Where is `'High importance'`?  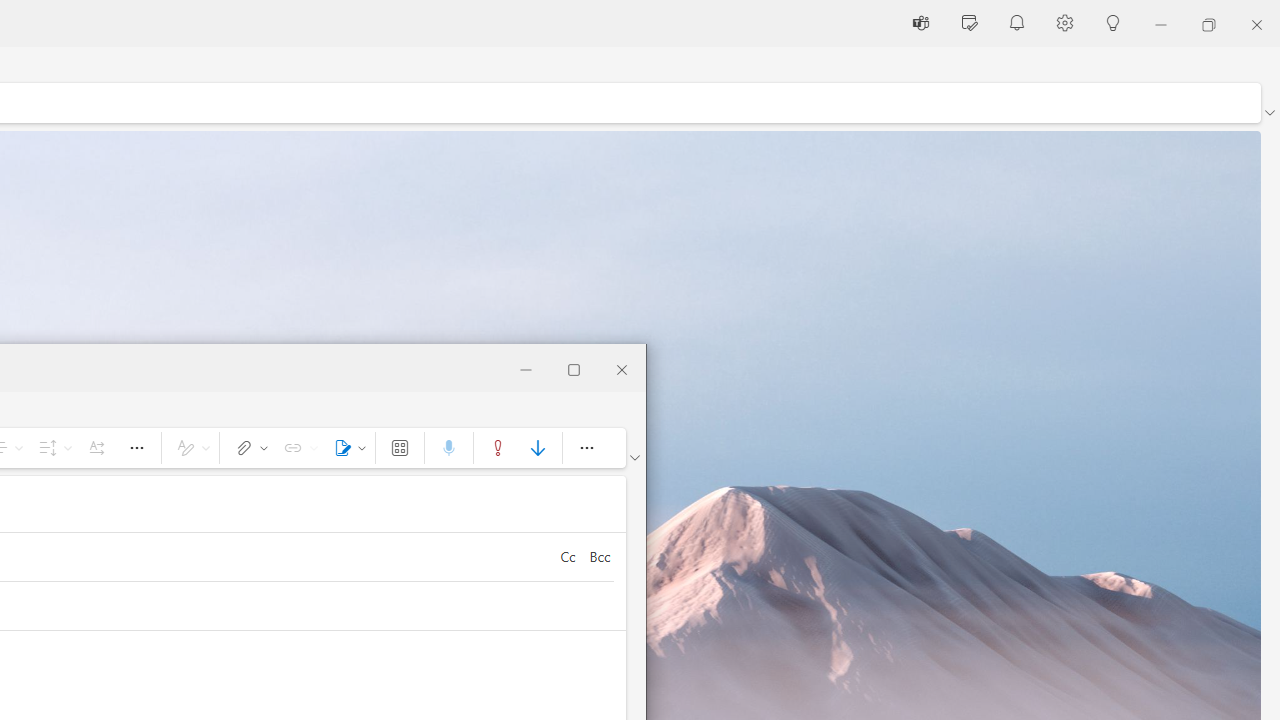 'High importance' is located at coordinates (497, 446).